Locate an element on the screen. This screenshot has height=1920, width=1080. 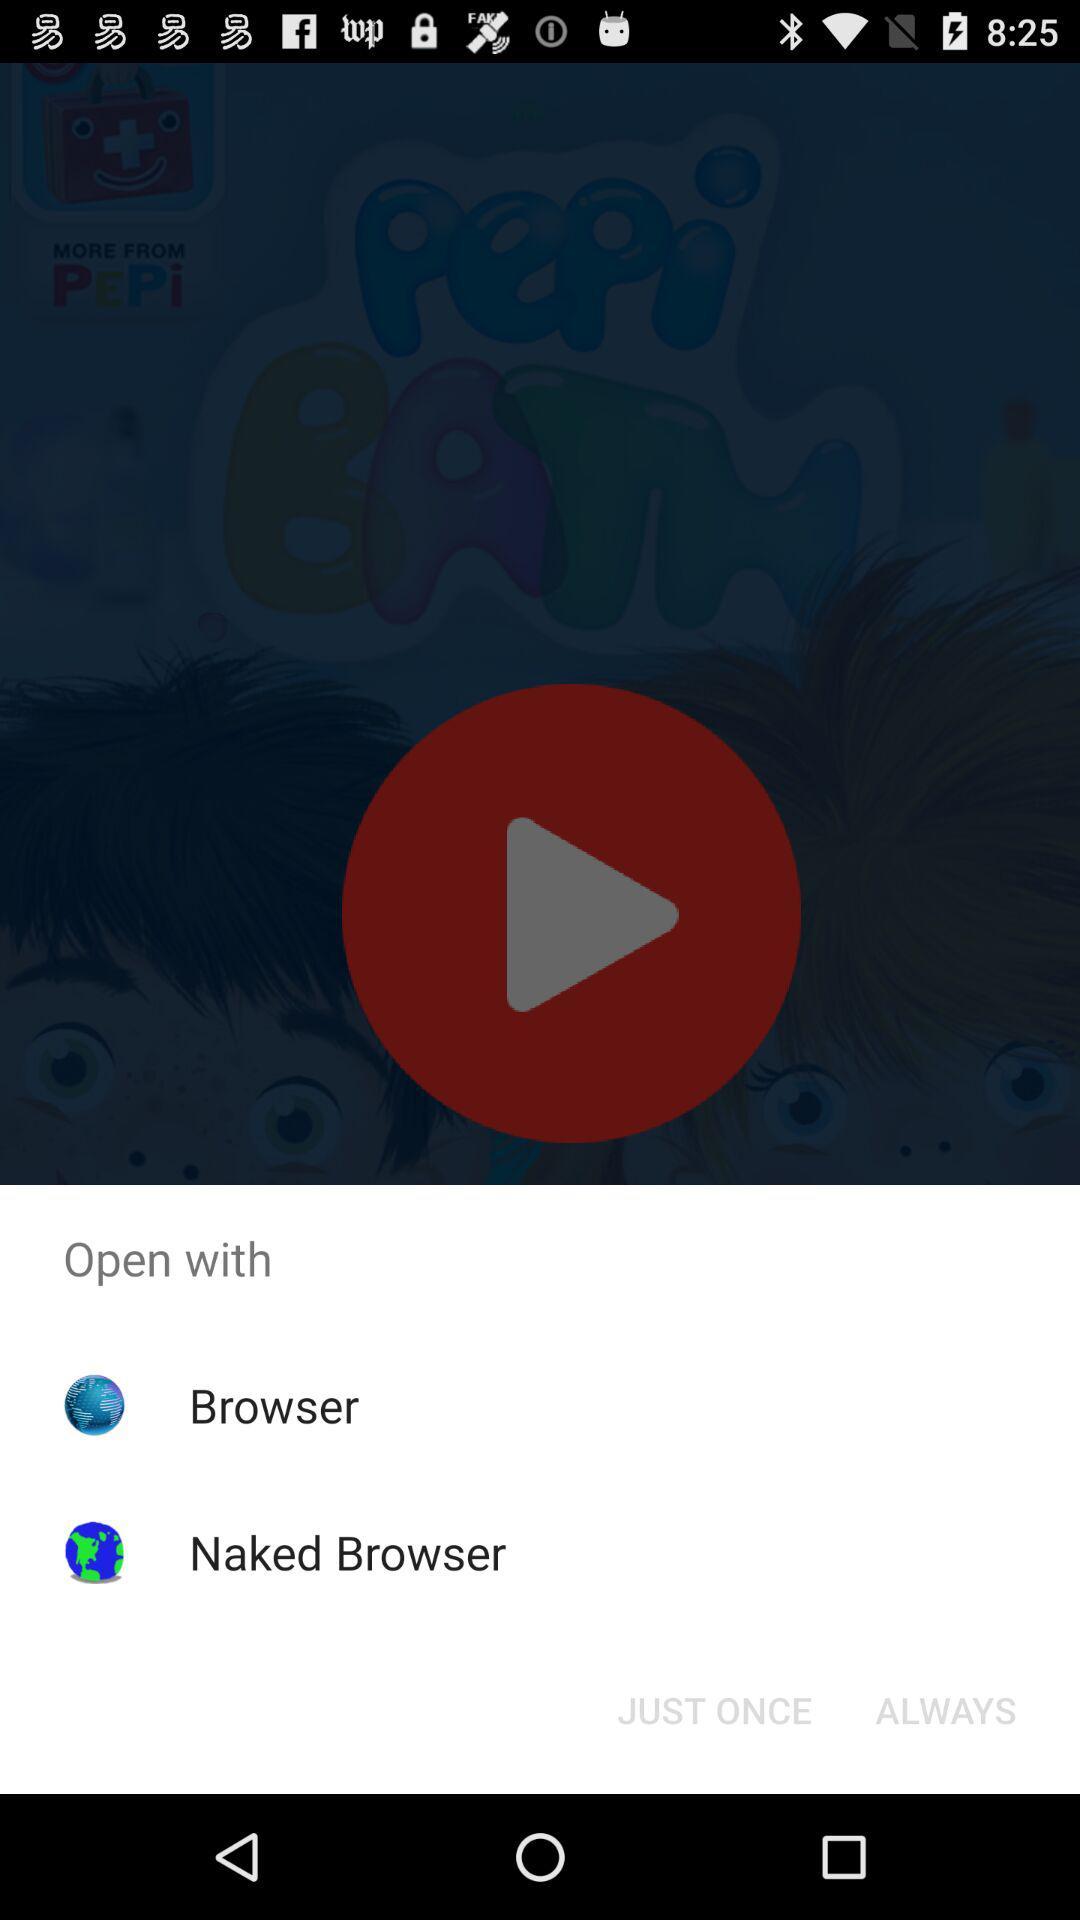
naked browser item is located at coordinates (346, 1551).